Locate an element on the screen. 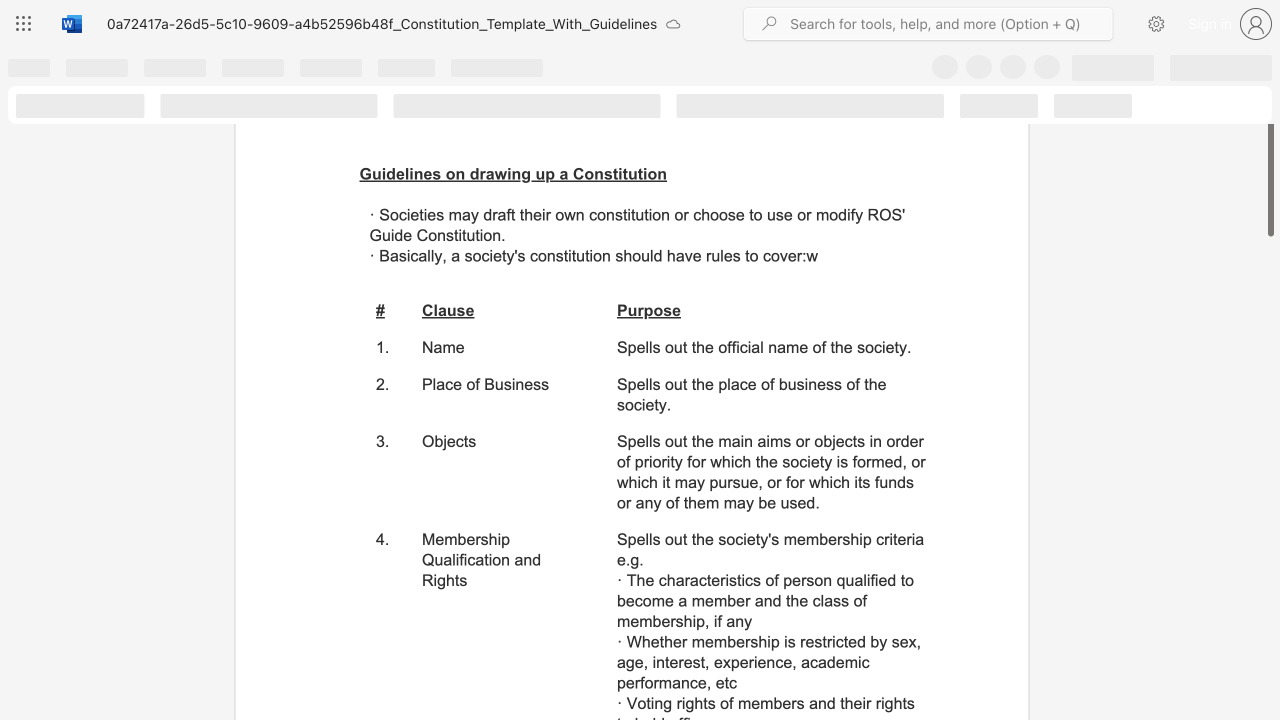 The width and height of the screenshot is (1280, 720). the subset text "iety" within the text "Spells out the place of business of the society." is located at coordinates (641, 405).